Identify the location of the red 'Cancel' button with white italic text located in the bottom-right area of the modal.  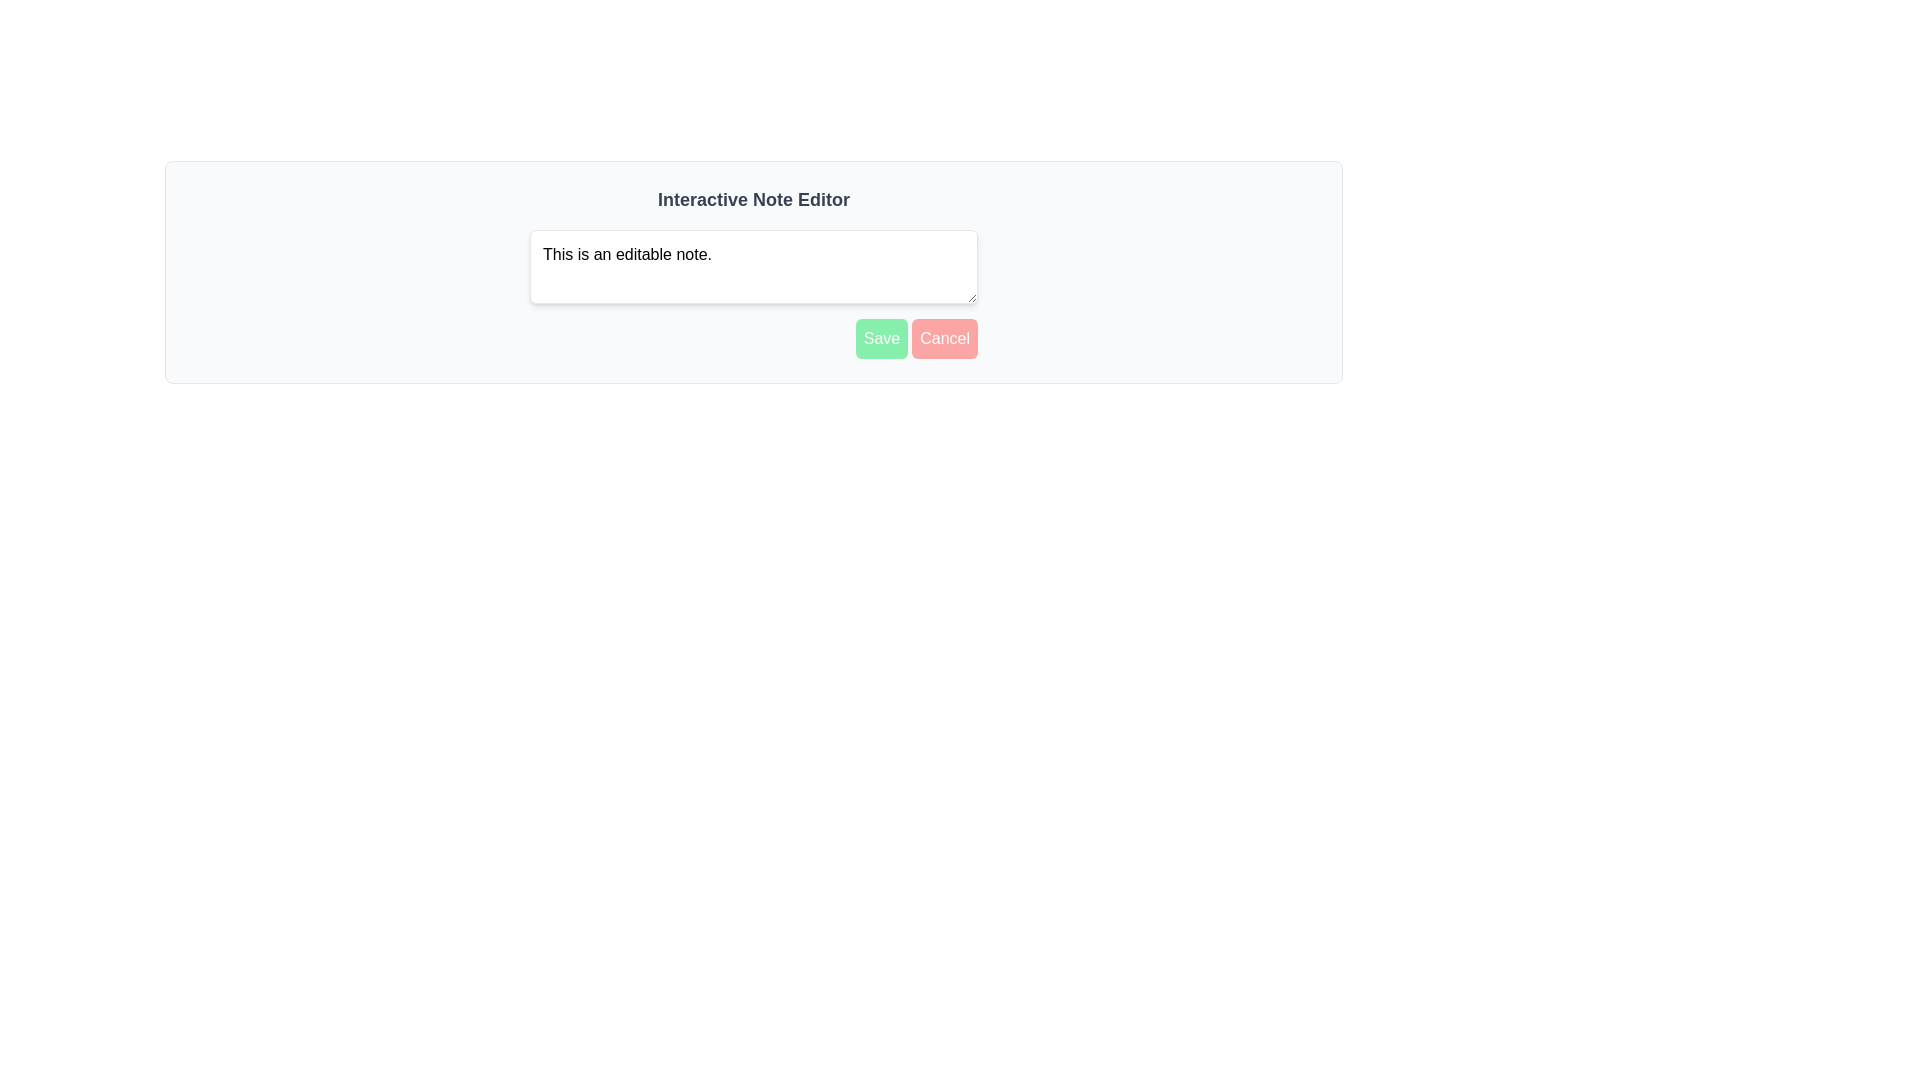
(944, 338).